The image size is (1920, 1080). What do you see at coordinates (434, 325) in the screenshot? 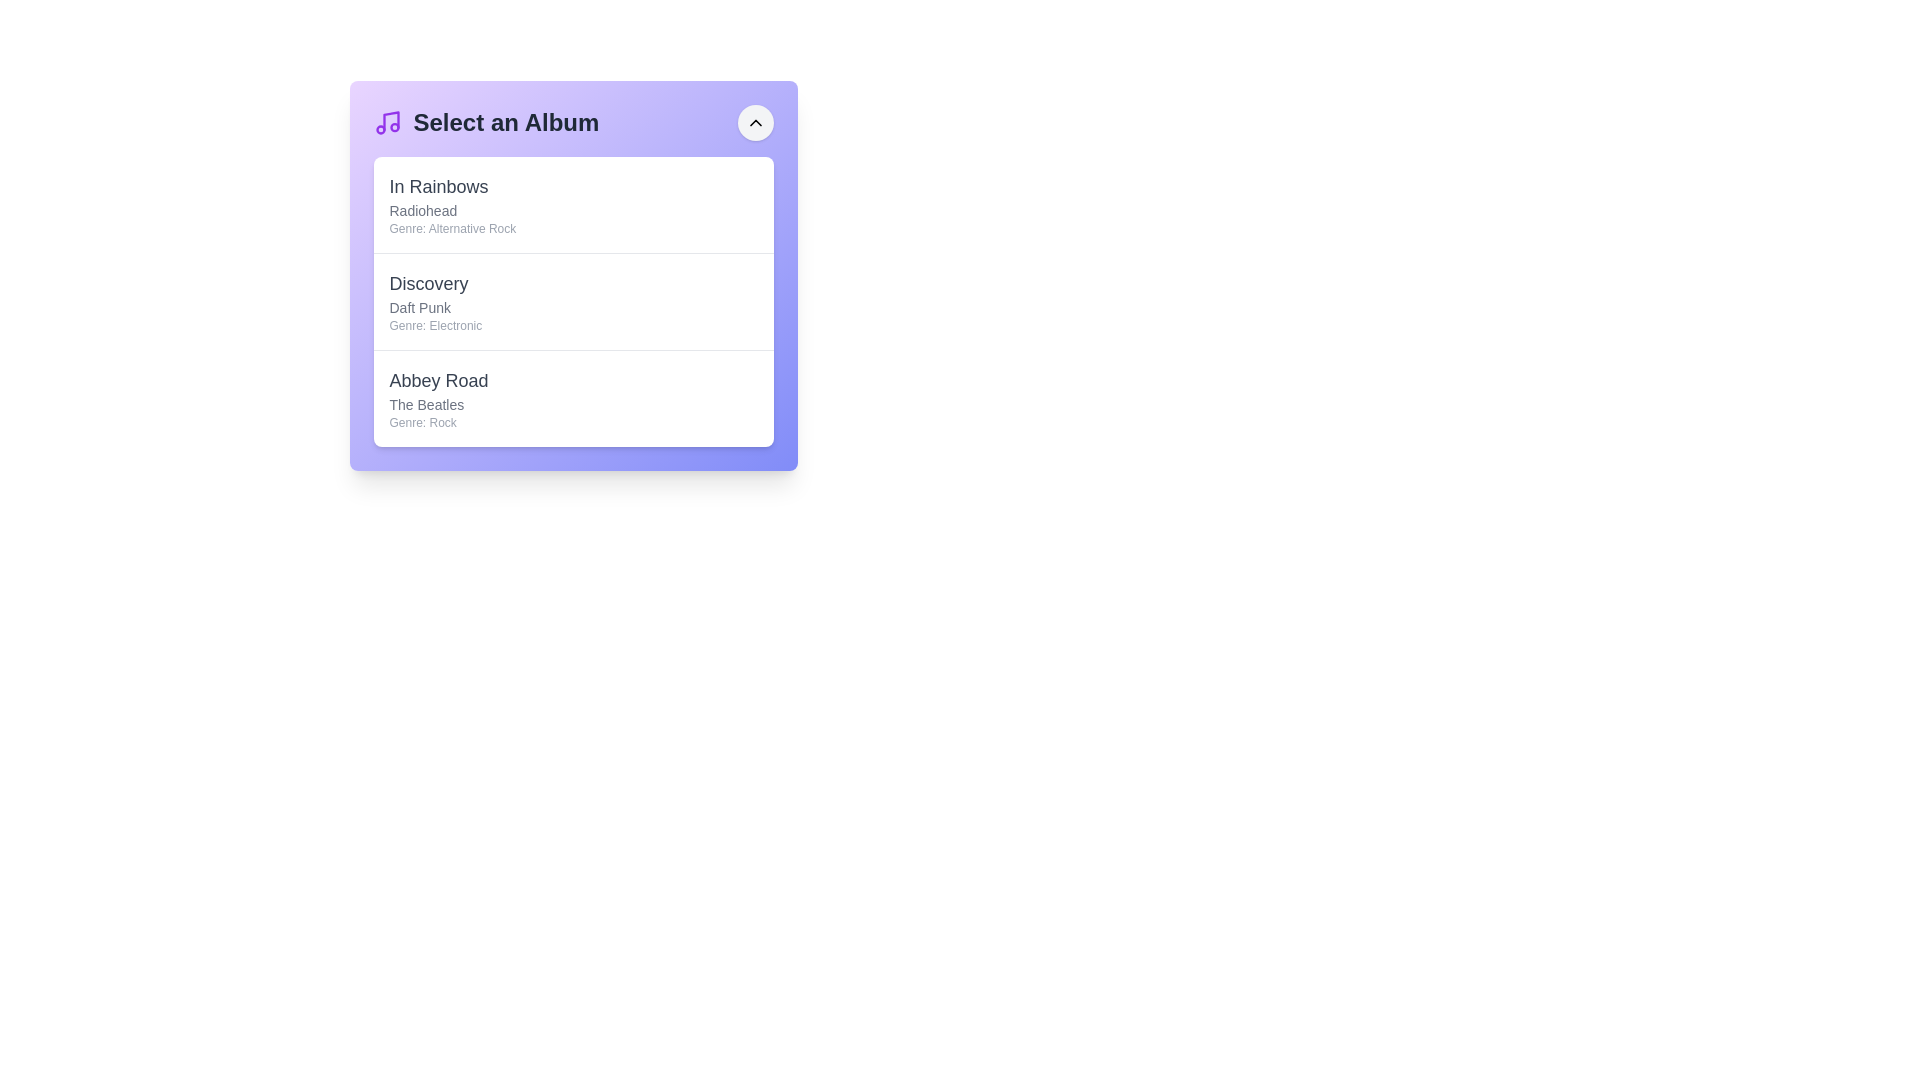
I see `displayed text from the textual label styled in a diminutive font and gray color, which reads 'Genre: Electronic', located below 'Daft Punk' in the 'Select an Album' interface` at bounding box center [434, 325].